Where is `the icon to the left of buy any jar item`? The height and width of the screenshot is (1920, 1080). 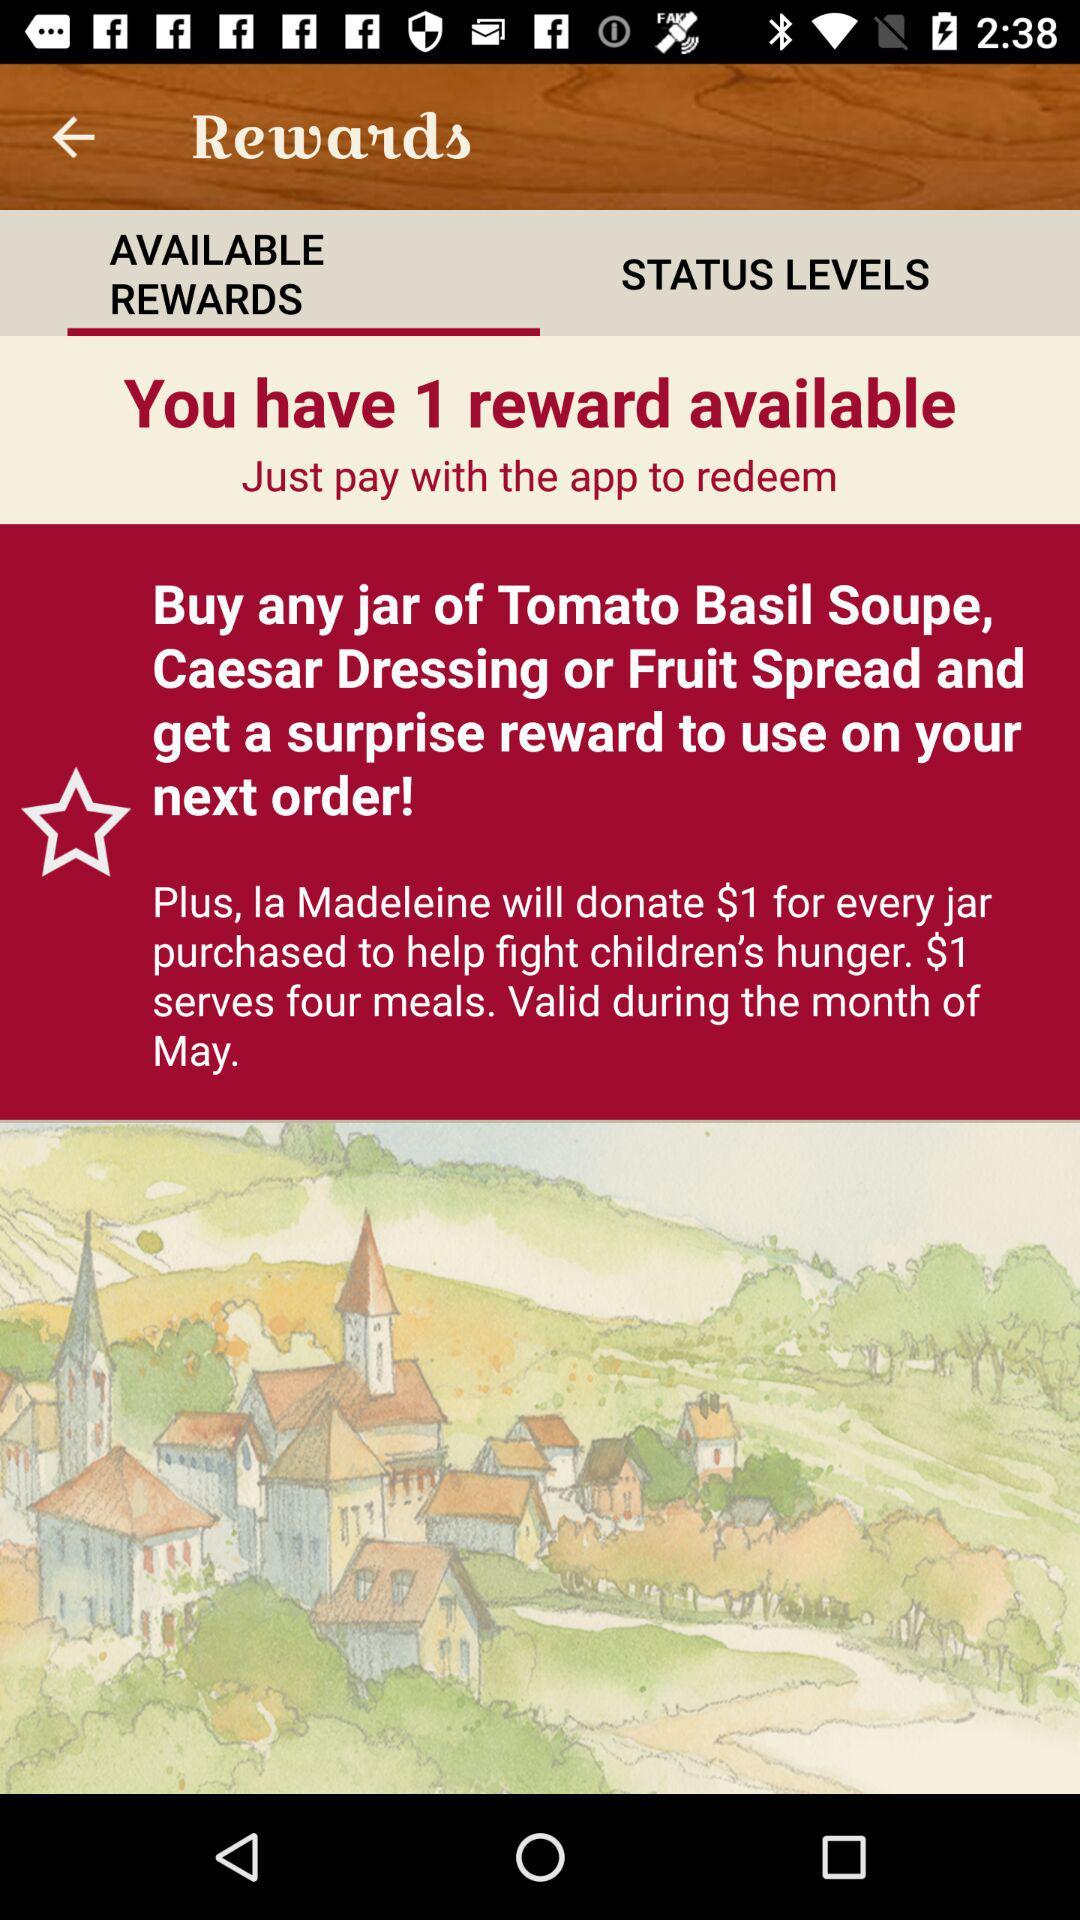
the icon to the left of buy any jar item is located at coordinates (64, 821).